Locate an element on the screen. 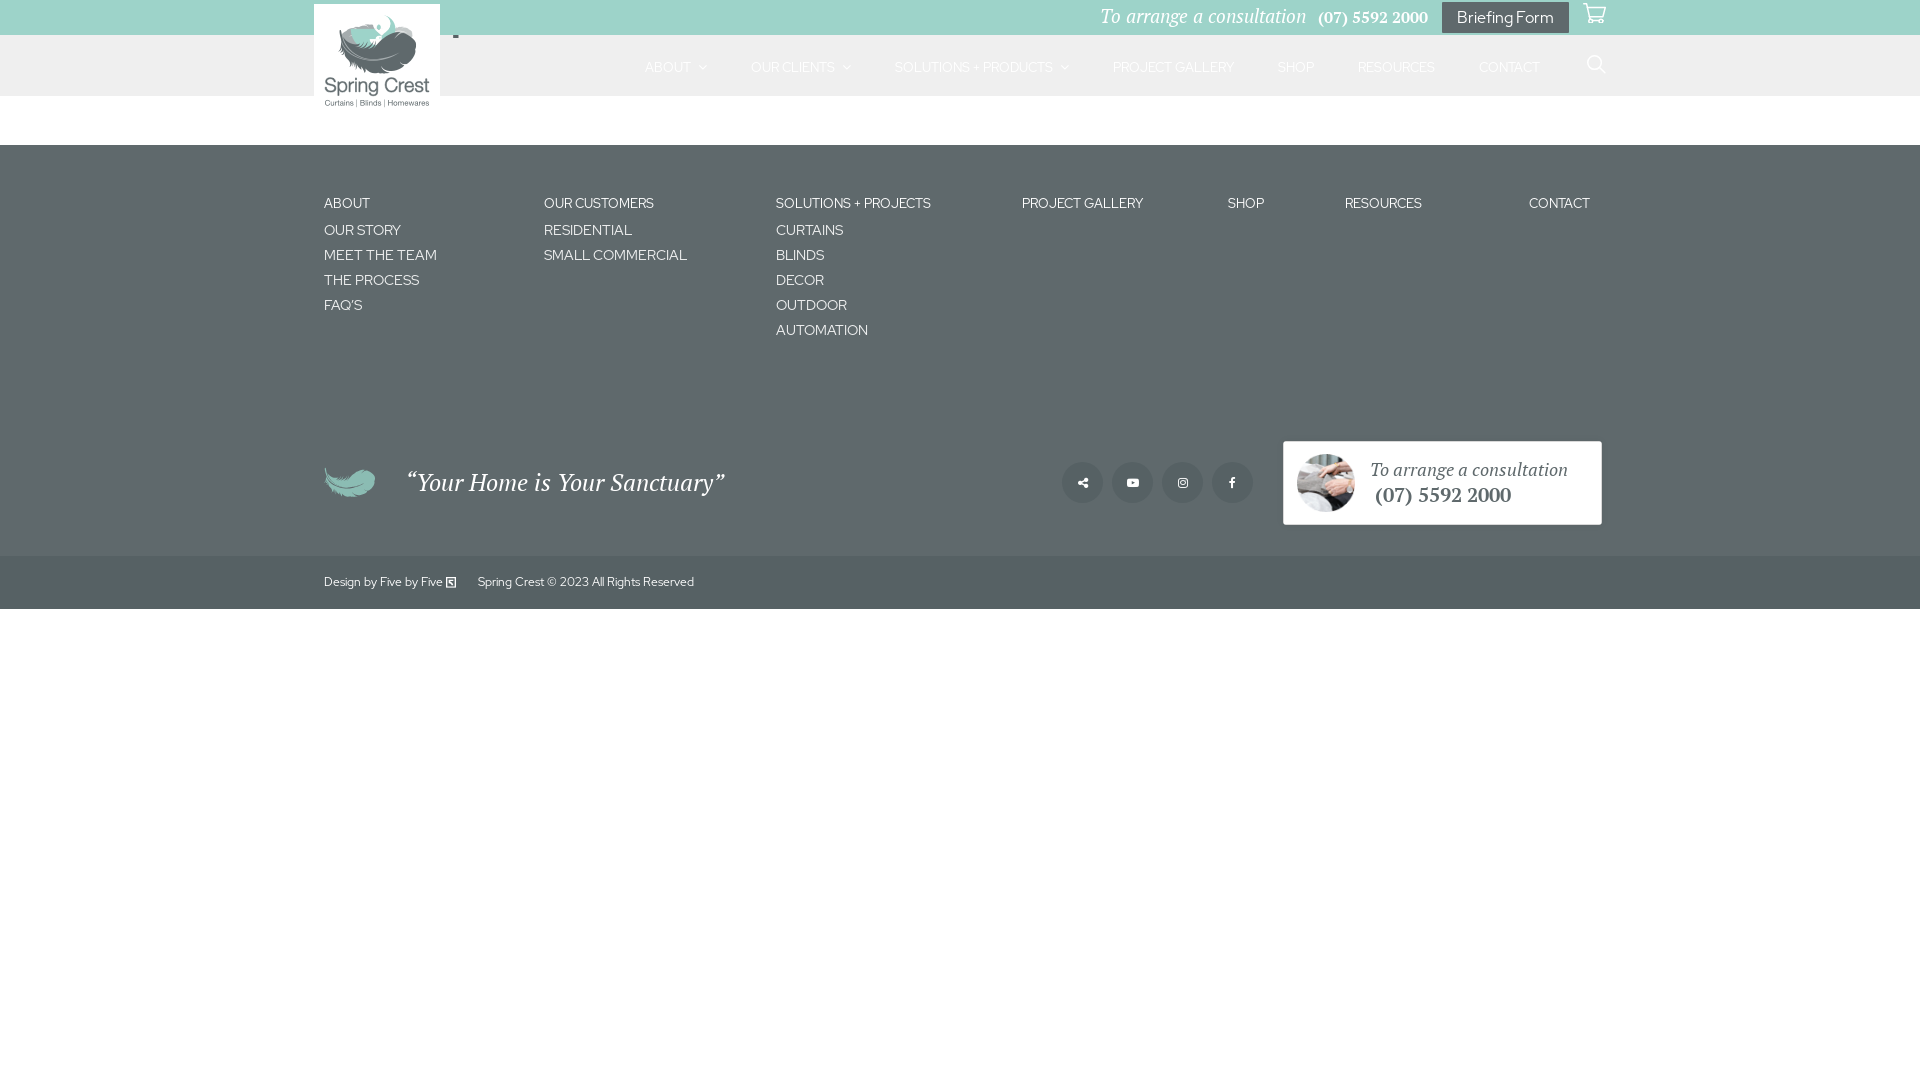 This screenshot has width=1920, height=1080. 'SMALL COMMERCIAL' is located at coordinates (543, 254).